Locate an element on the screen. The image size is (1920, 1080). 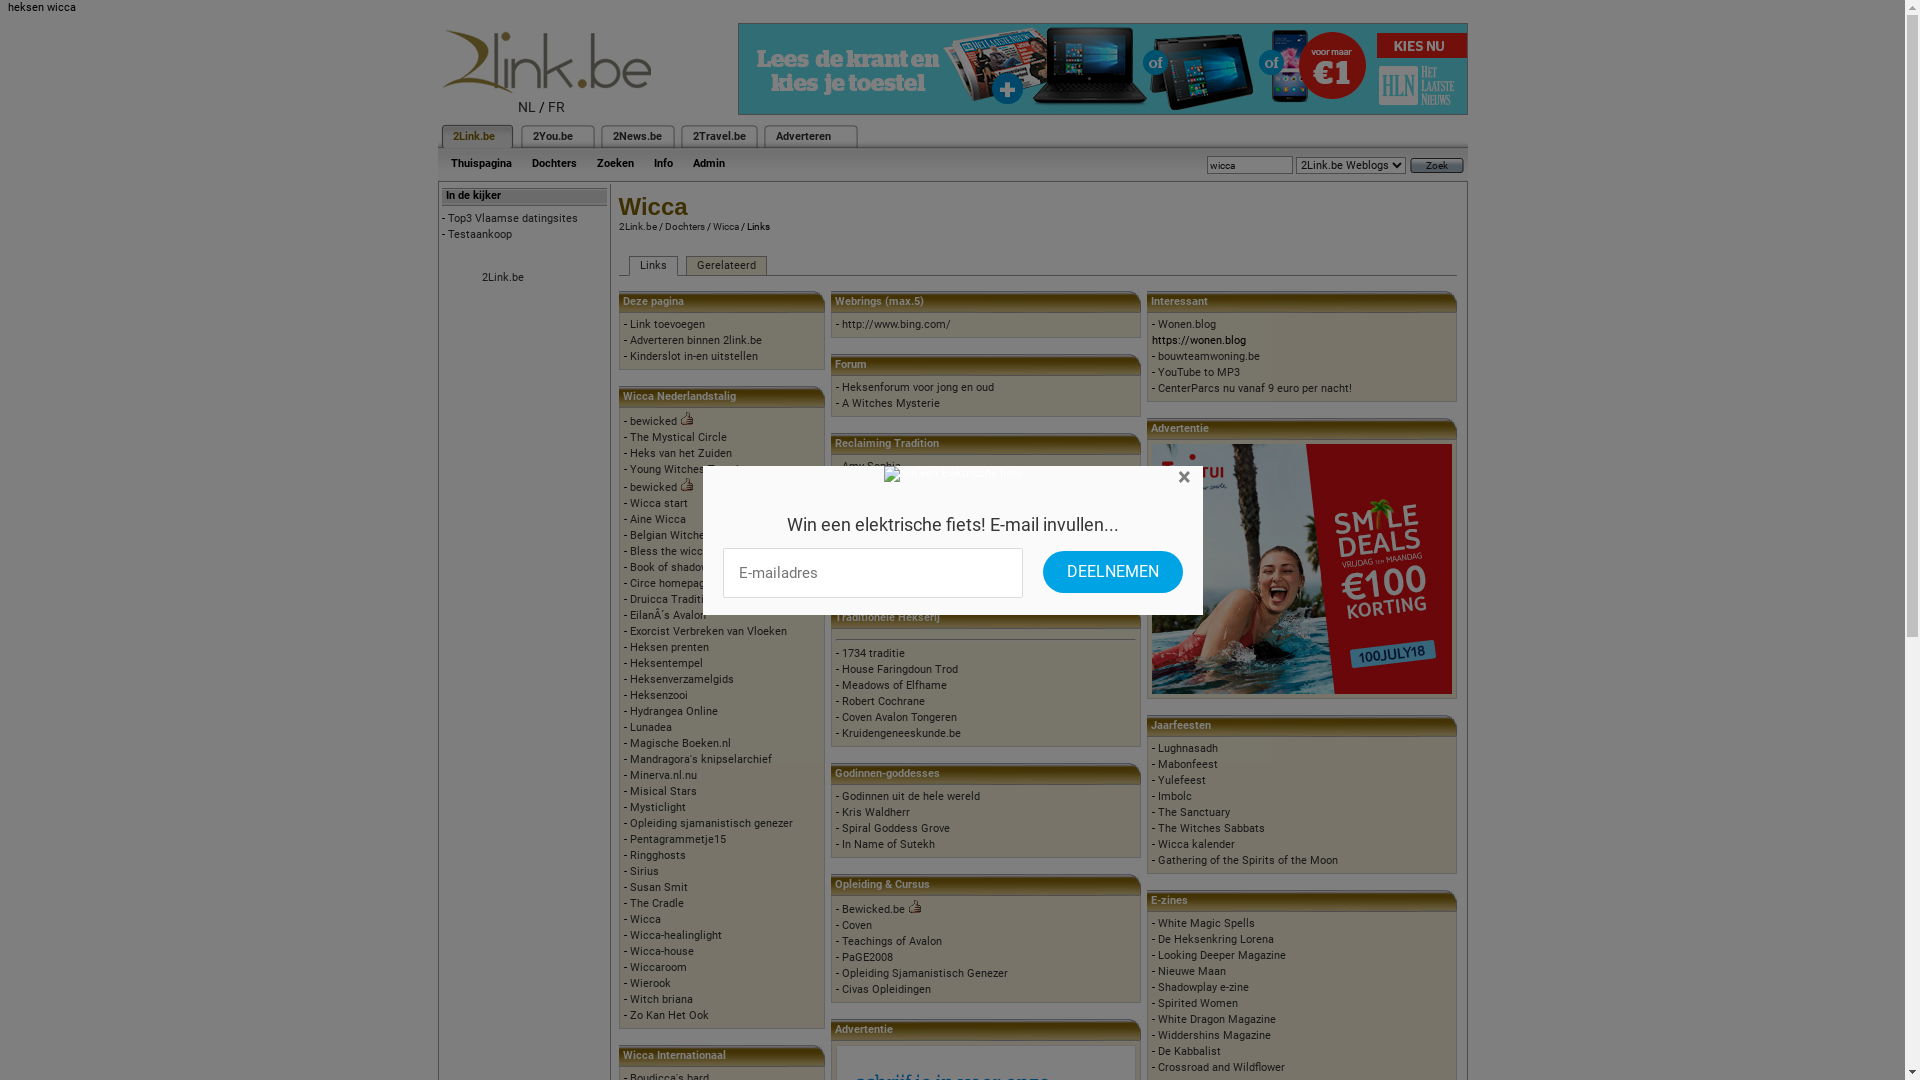
'The Mystical Circle' is located at coordinates (678, 436).